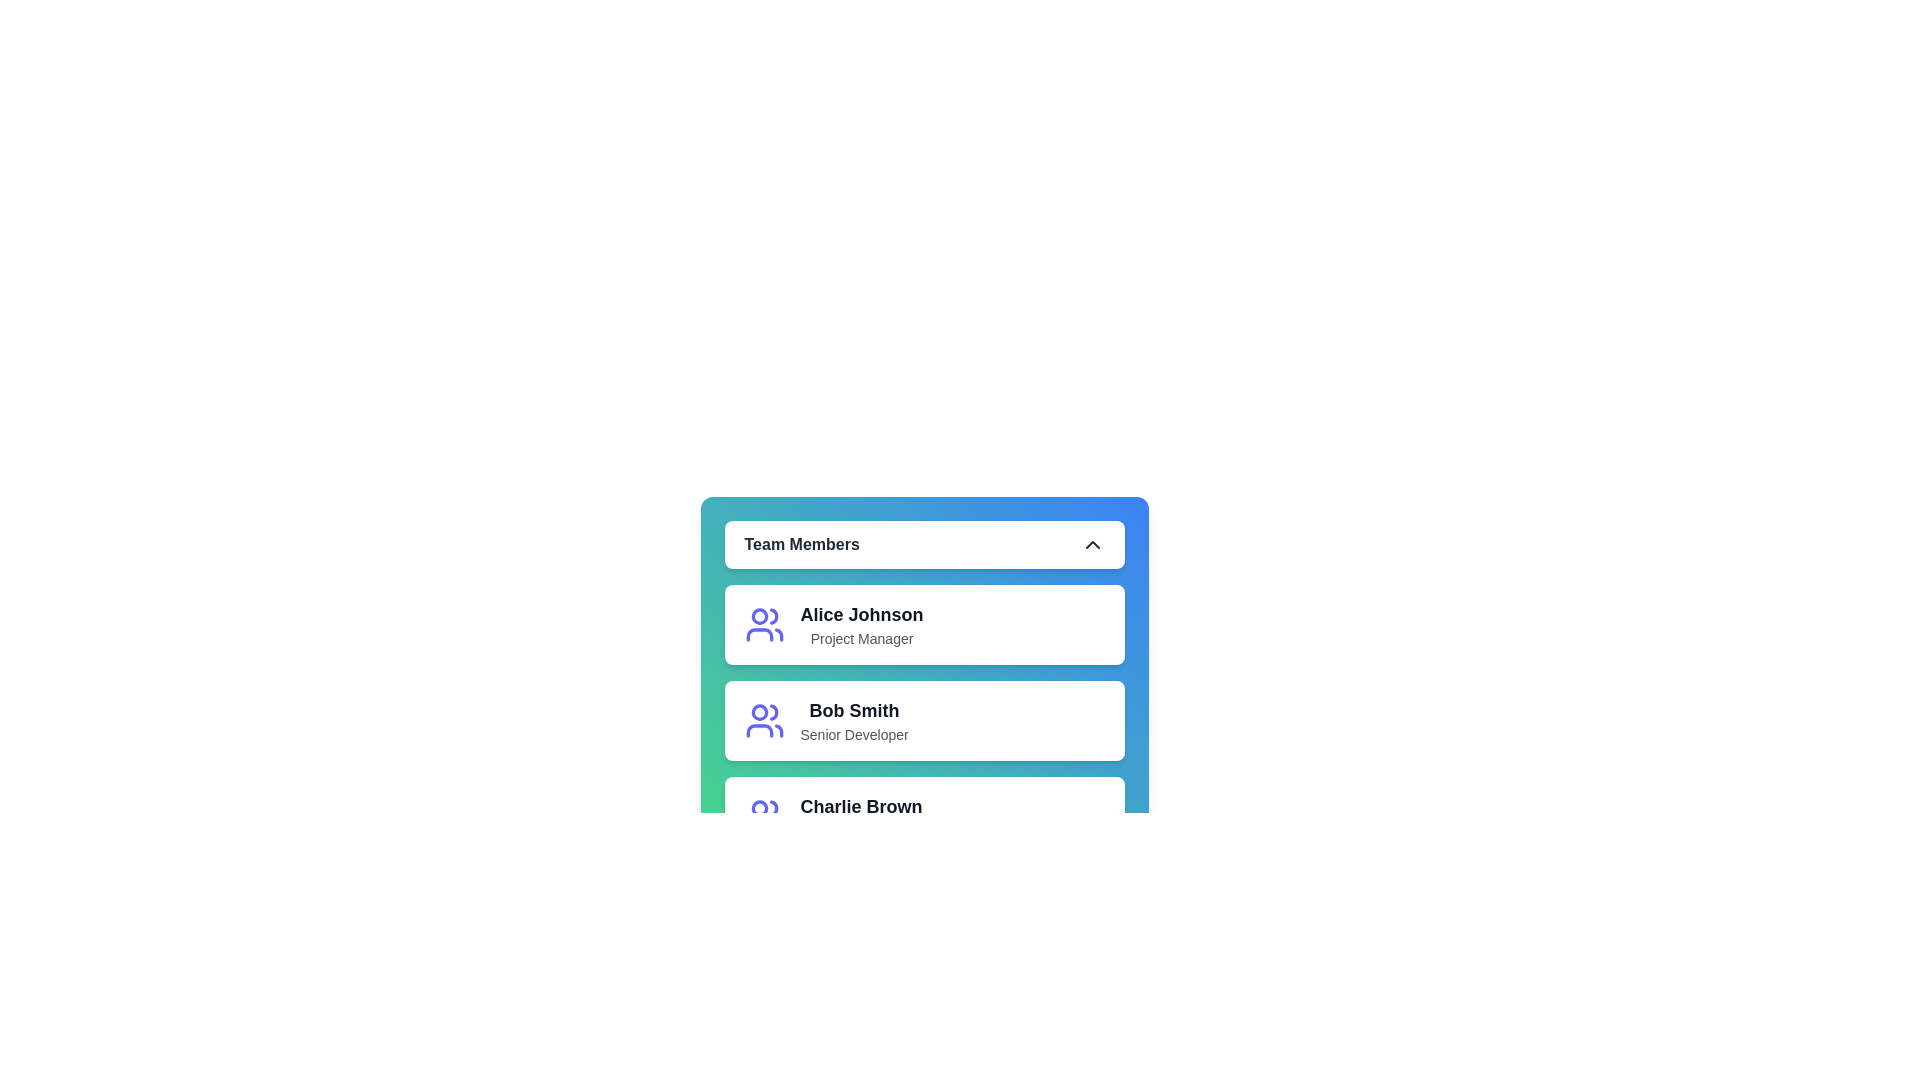 This screenshot has width=1920, height=1080. I want to click on the team member card for Charlie Brown, so click(800, 817).